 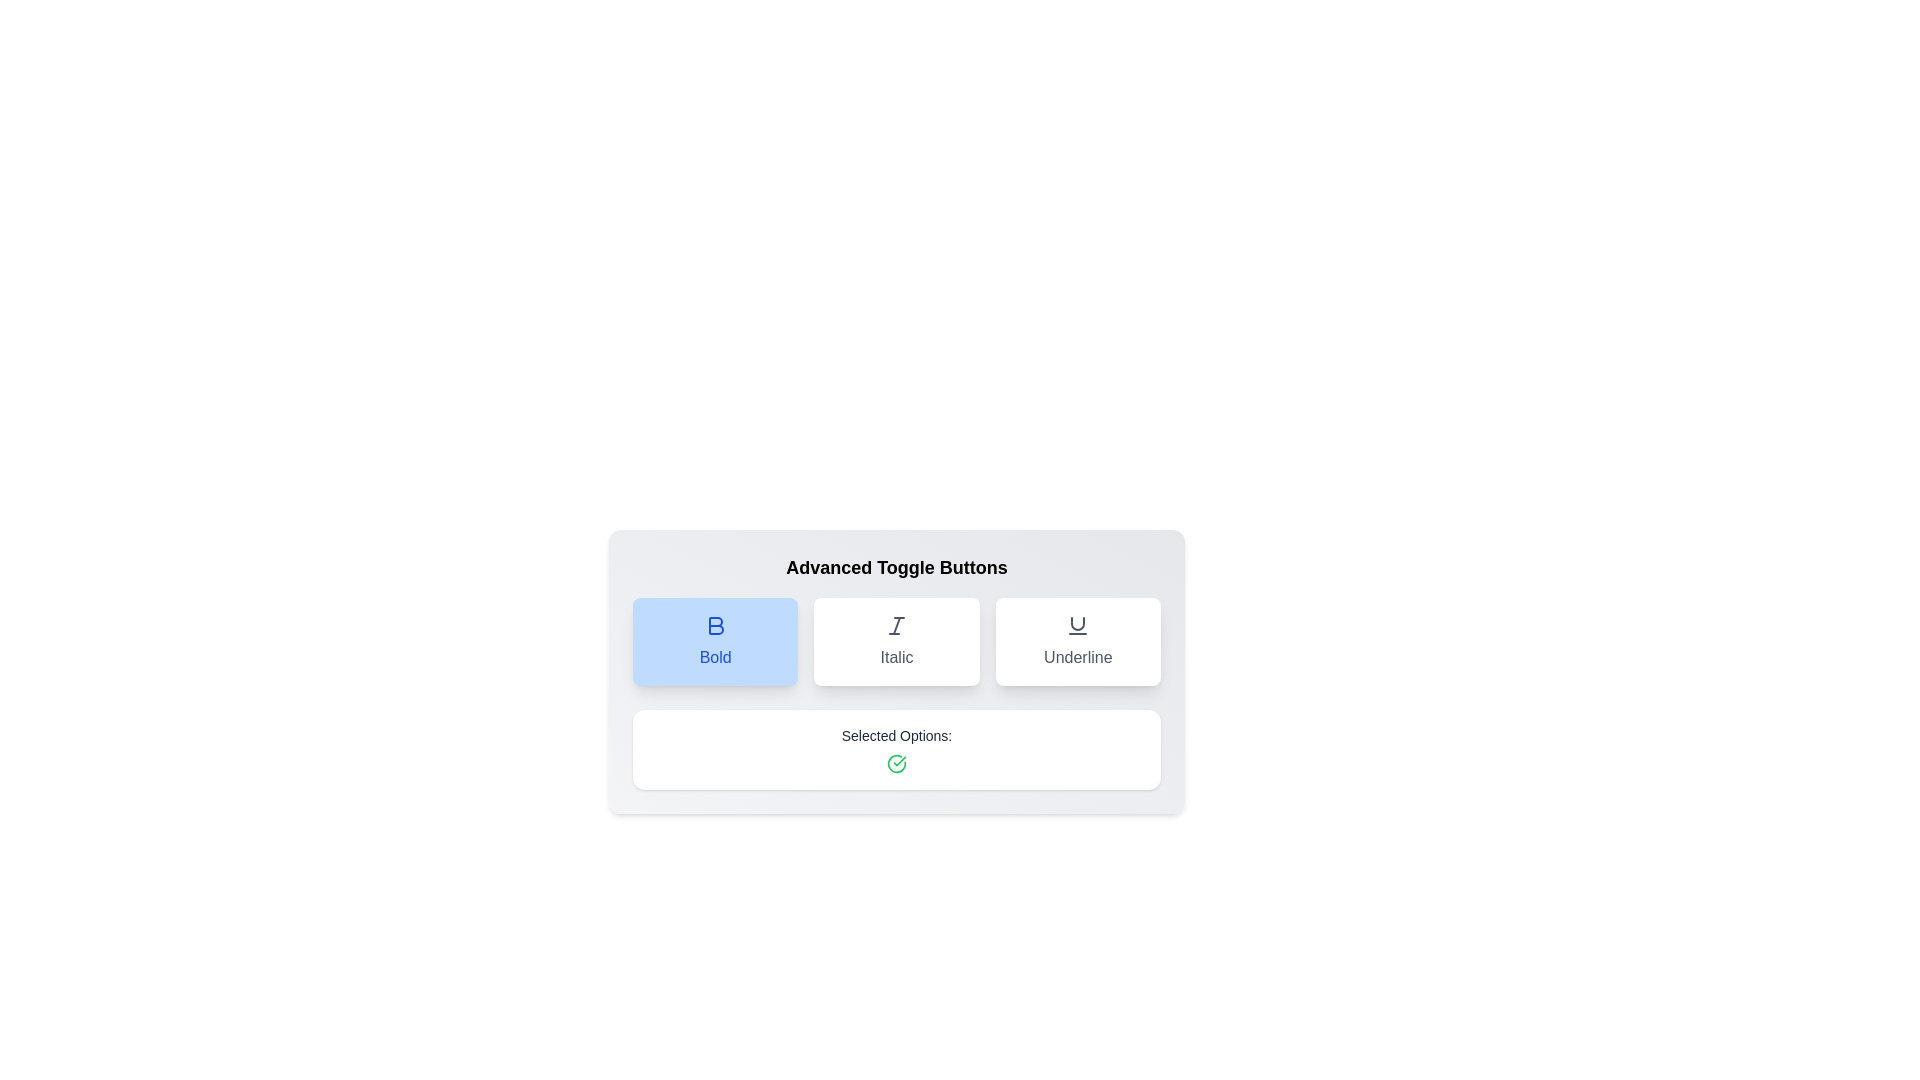 What do you see at coordinates (896, 641) in the screenshot?
I see `the button labeled Italic to observe the hover effect` at bounding box center [896, 641].